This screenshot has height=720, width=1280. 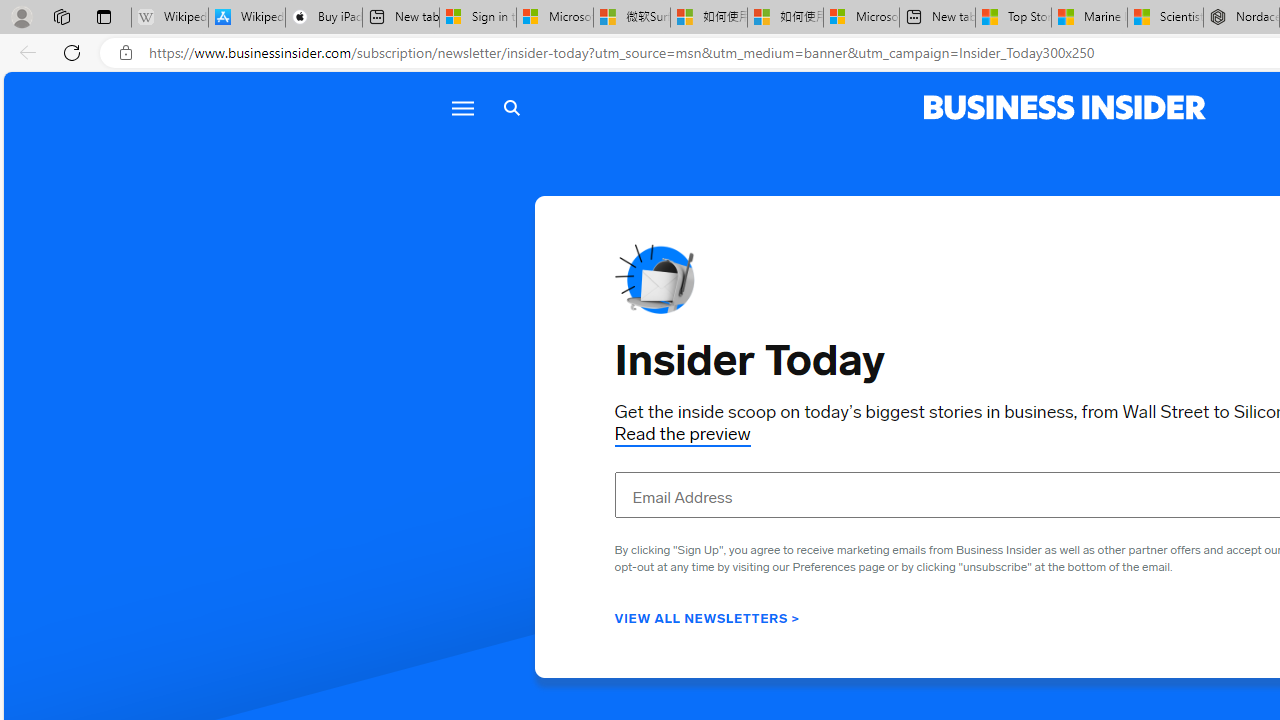 What do you see at coordinates (461, 108) in the screenshot?
I see `'Menu icon'` at bounding box center [461, 108].